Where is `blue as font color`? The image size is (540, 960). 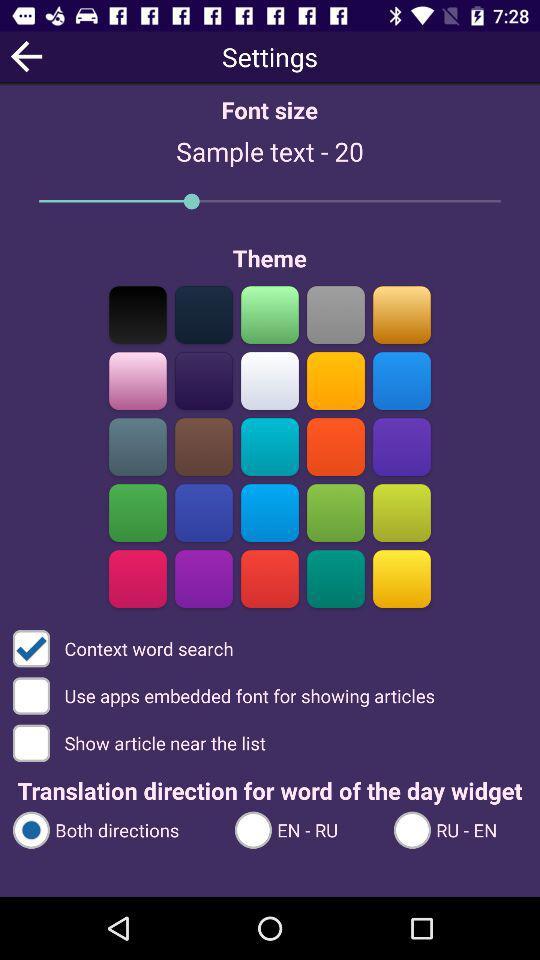 blue as font color is located at coordinates (401, 446).